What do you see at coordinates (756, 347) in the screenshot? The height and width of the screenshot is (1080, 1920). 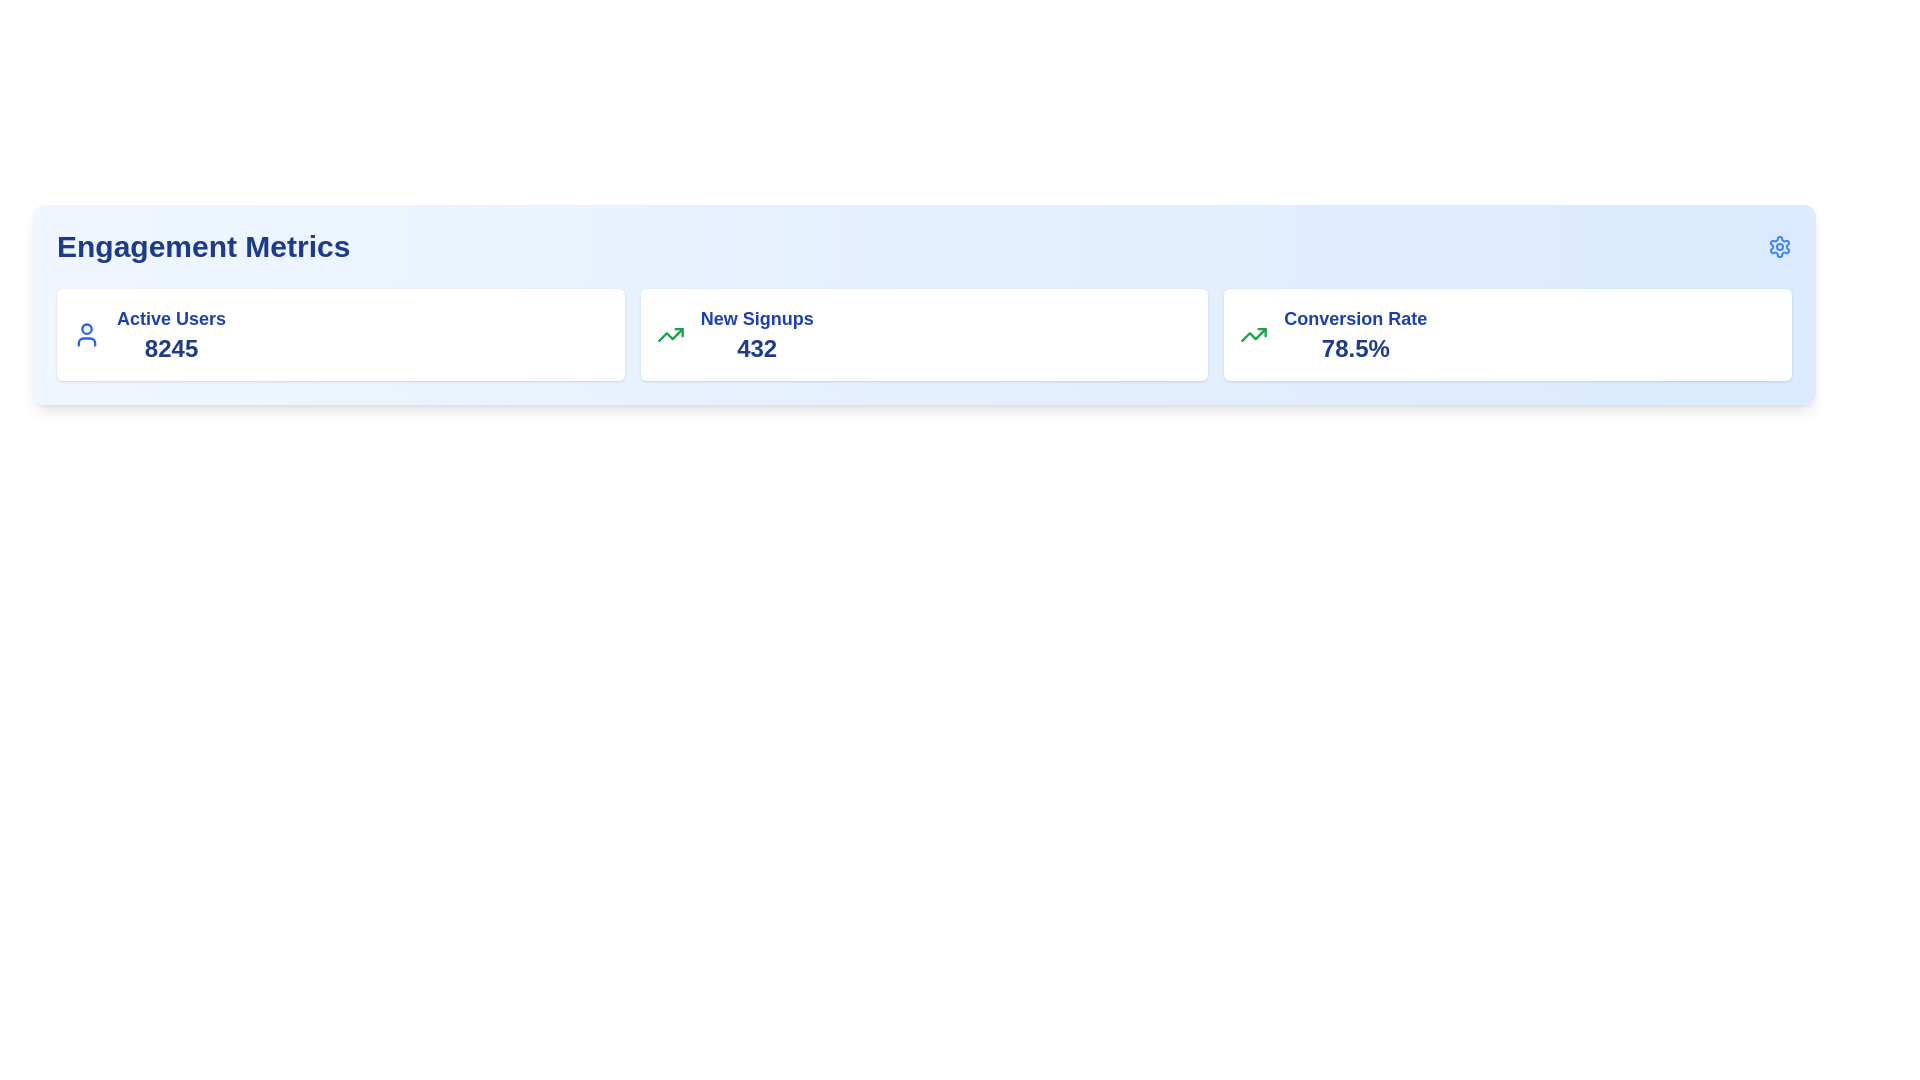 I see `the bold text label displaying the number '432', which is located under the smaller title 'New Signups' in the middle widget of the dashboard` at bounding box center [756, 347].